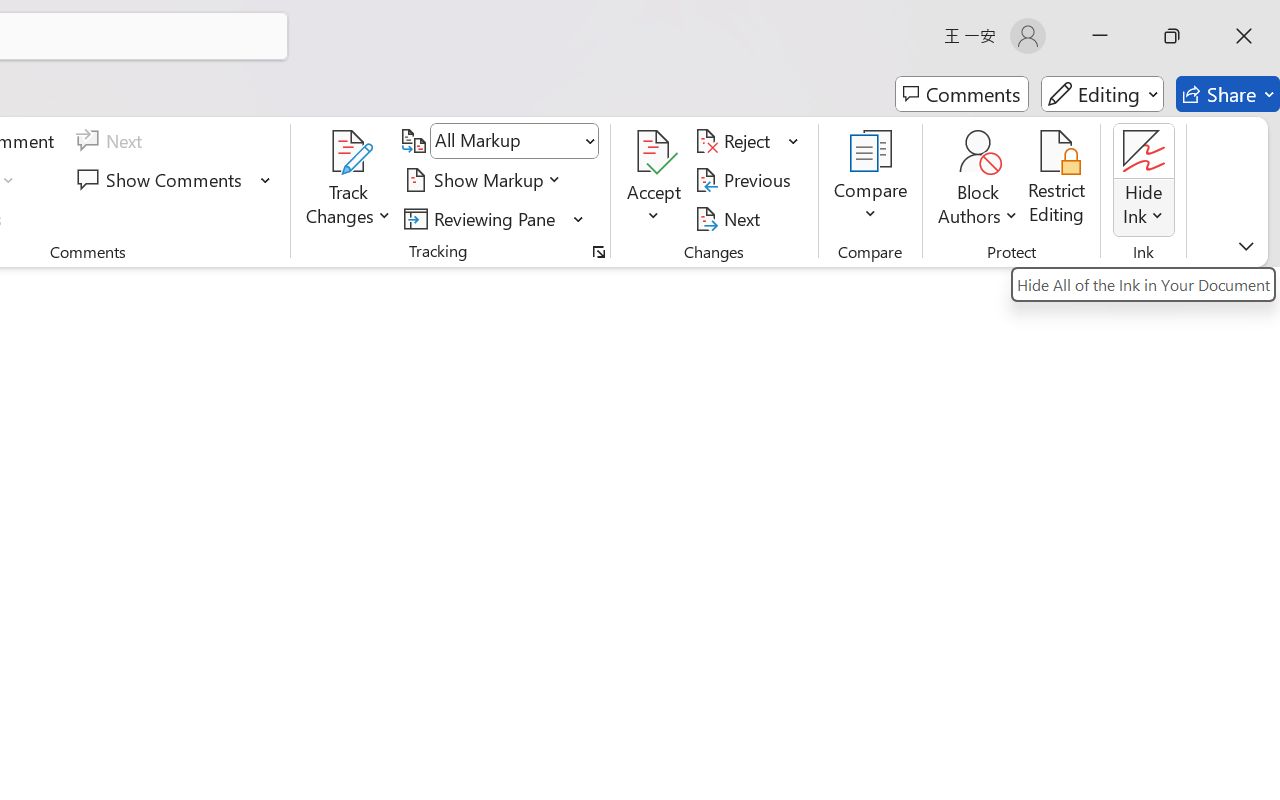 This screenshot has width=1280, height=800. Describe the element at coordinates (174, 179) in the screenshot. I see `'Show Comments'` at that location.